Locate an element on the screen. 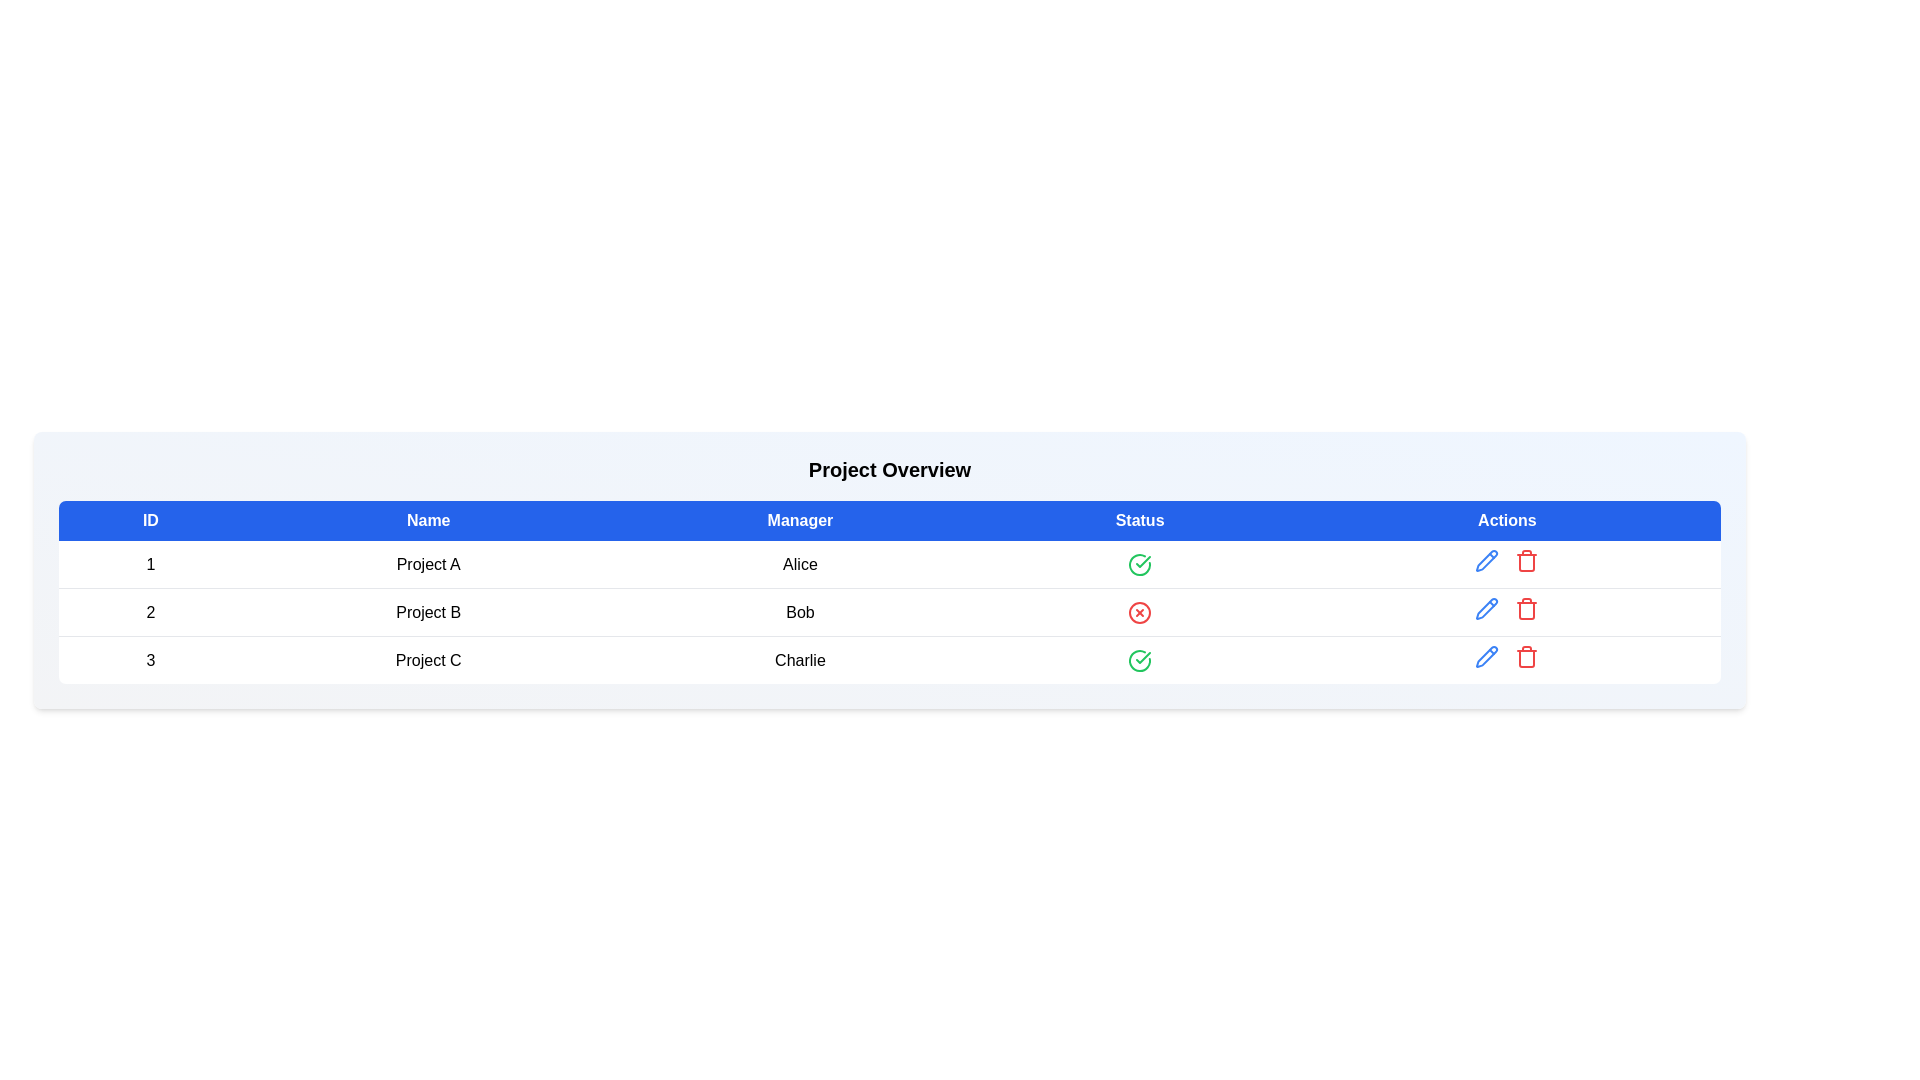 The width and height of the screenshot is (1920, 1080). identifier '3' displayed in bold in the first column of the table under the header 'ID', specifically at the third row is located at coordinates (149, 660).